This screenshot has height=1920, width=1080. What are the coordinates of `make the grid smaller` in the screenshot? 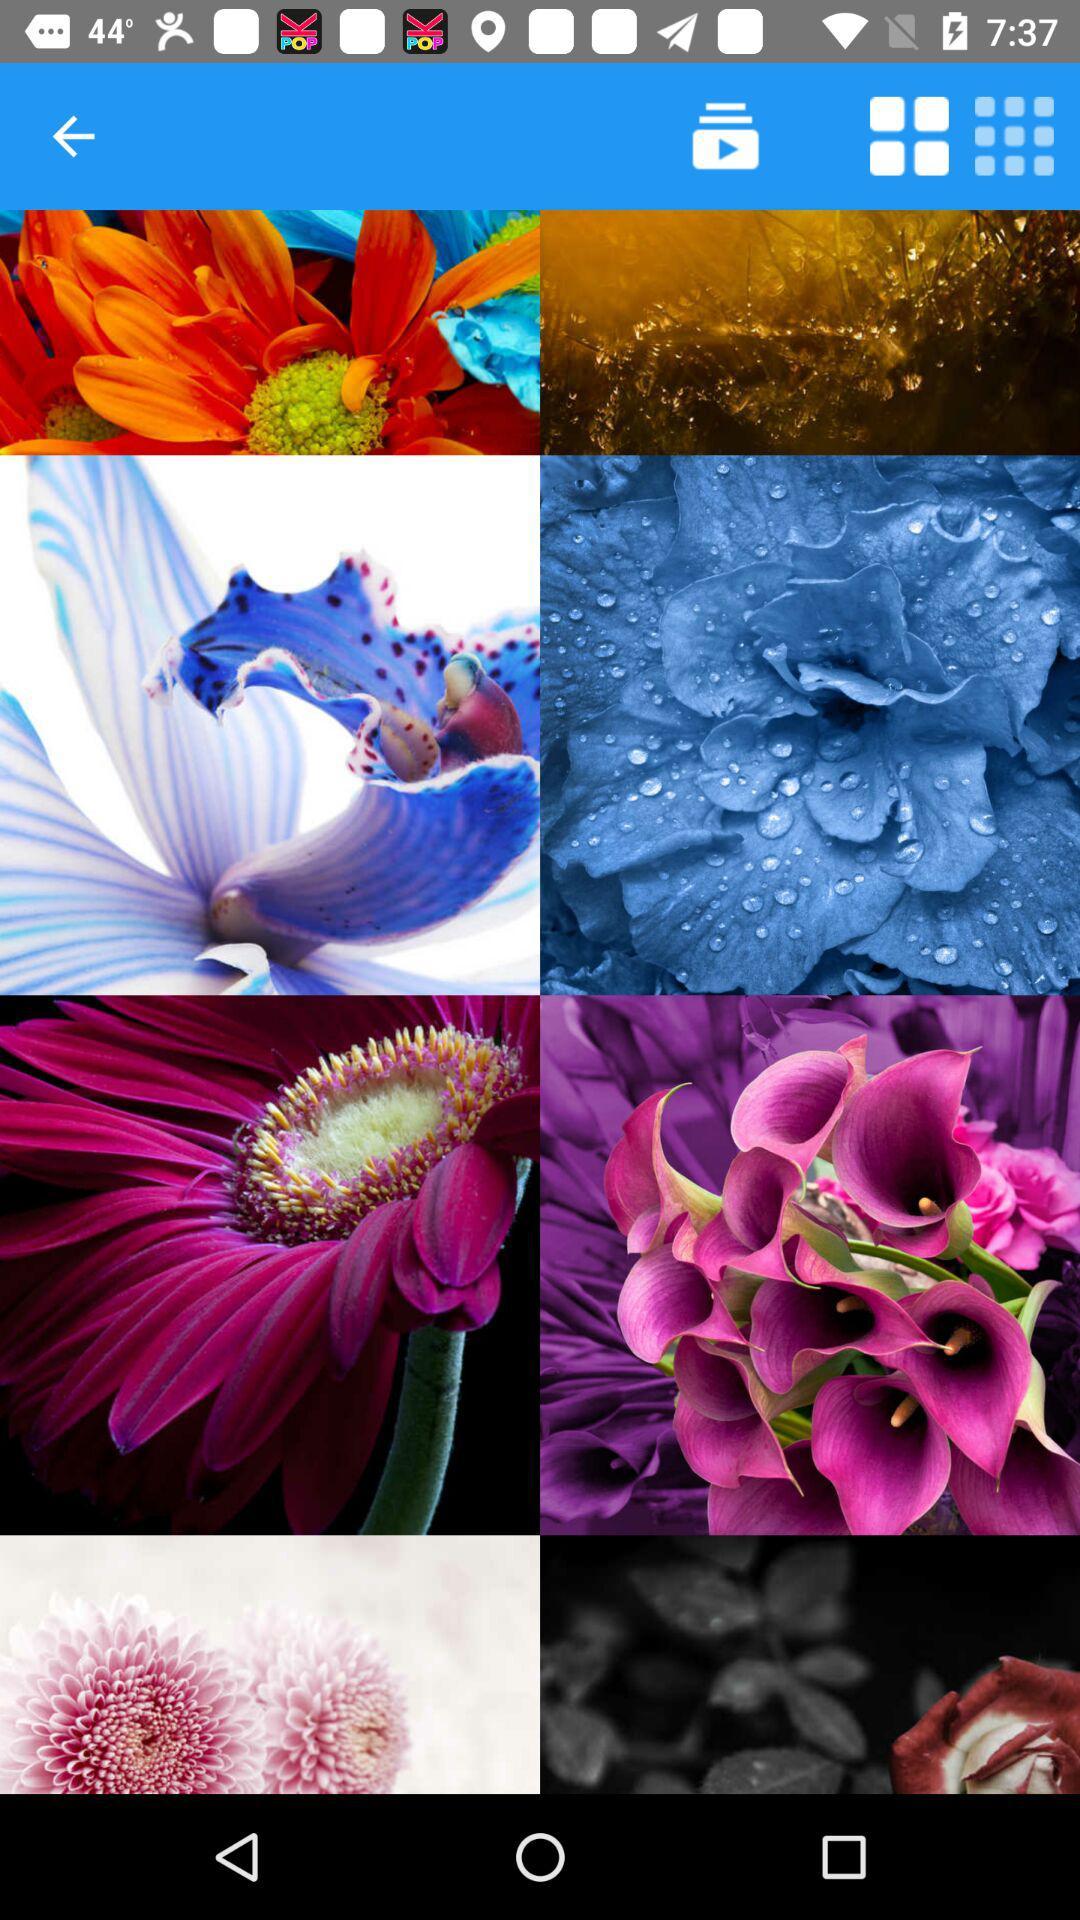 It's located at (1014, 135).